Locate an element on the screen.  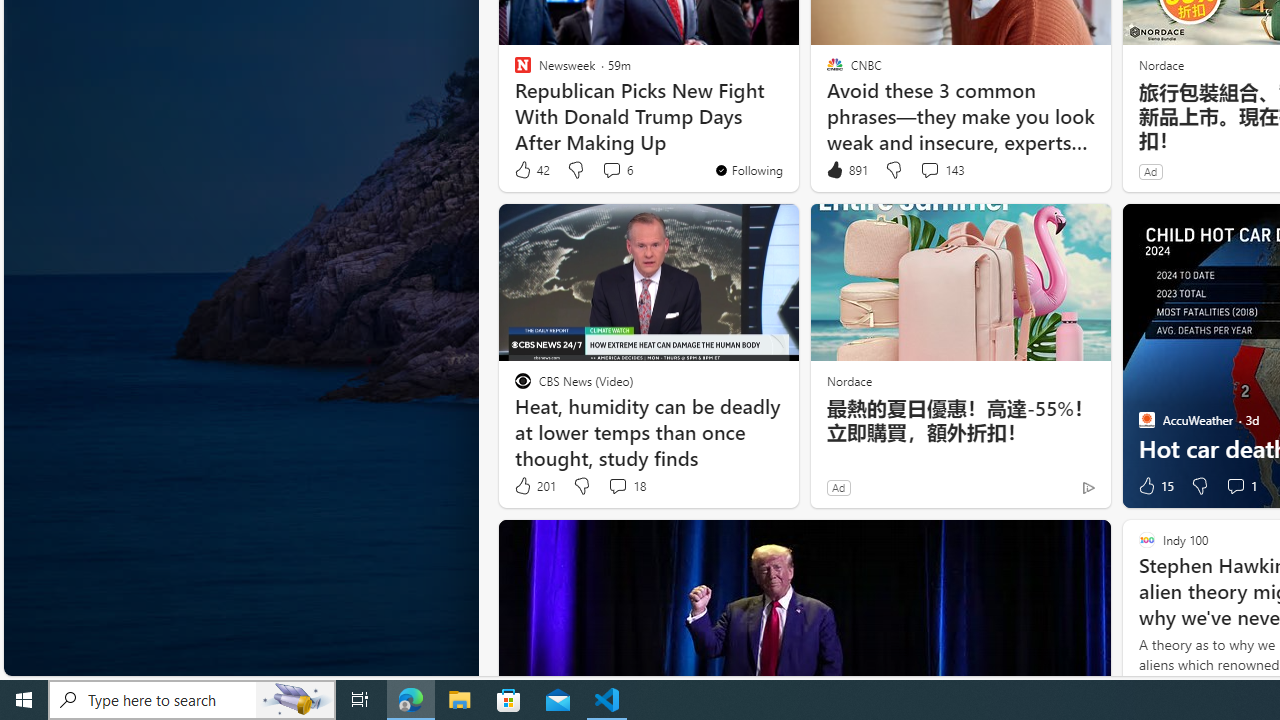
'View comments 143 Comment' is located at coordinates (941, 169).